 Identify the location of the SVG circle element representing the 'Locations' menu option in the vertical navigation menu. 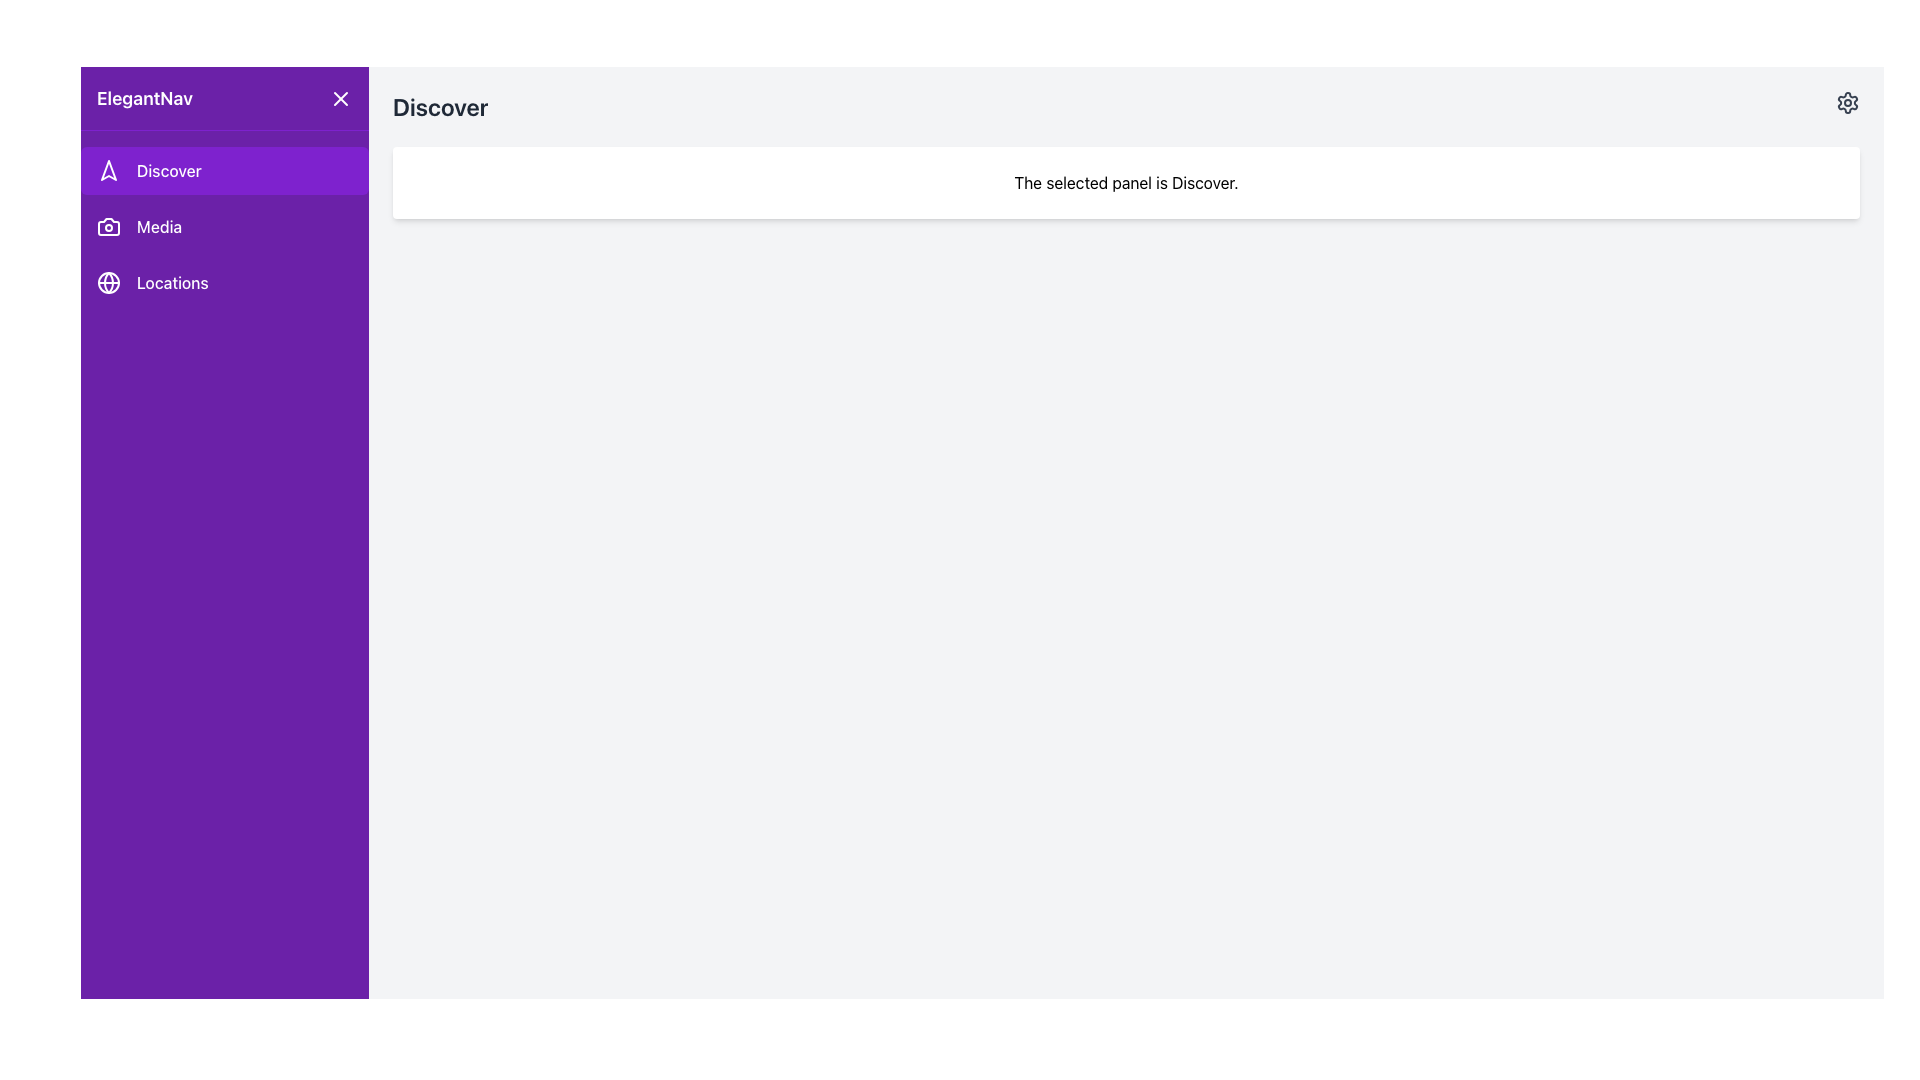
(108, 282).